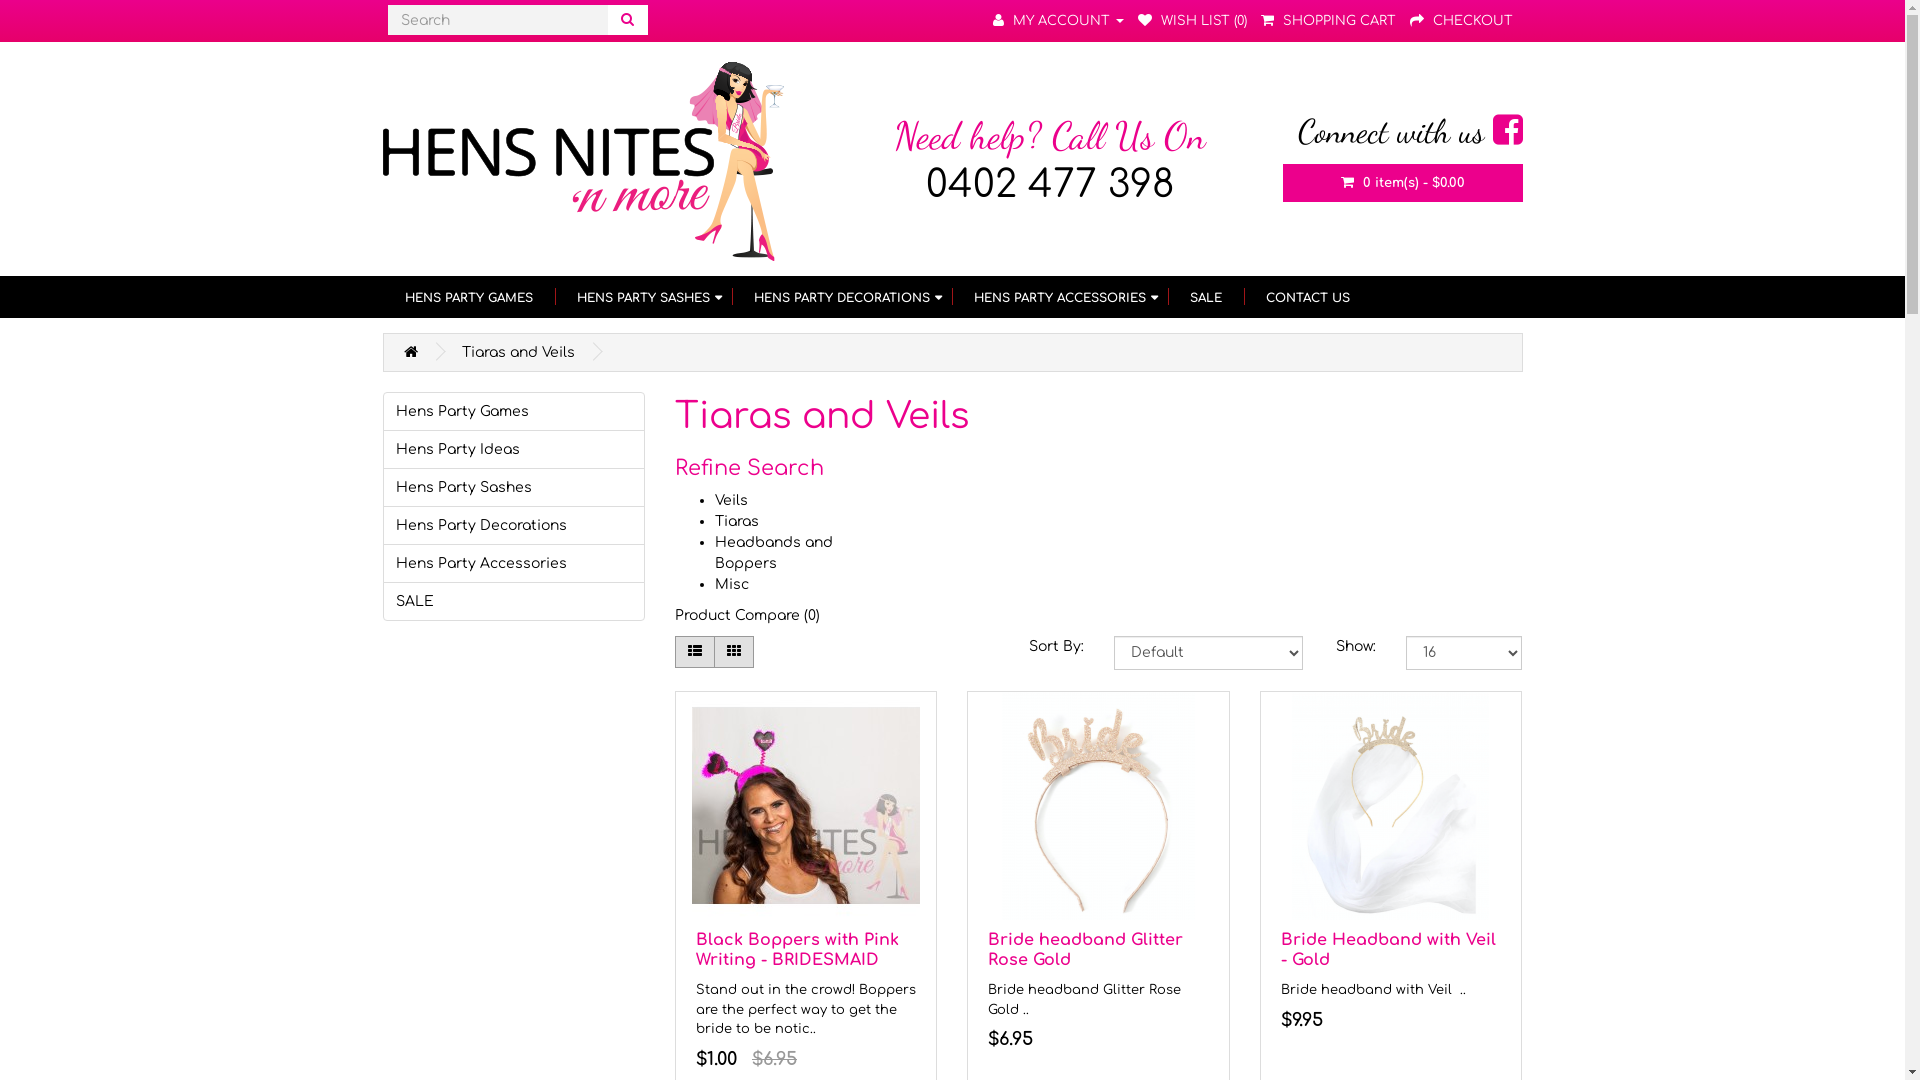 The width and height of the screenshot is (1920, 1080). Describe the element at coordinates (513, 410) in the screenshot. I see `'Hens Party Games'` at that location.